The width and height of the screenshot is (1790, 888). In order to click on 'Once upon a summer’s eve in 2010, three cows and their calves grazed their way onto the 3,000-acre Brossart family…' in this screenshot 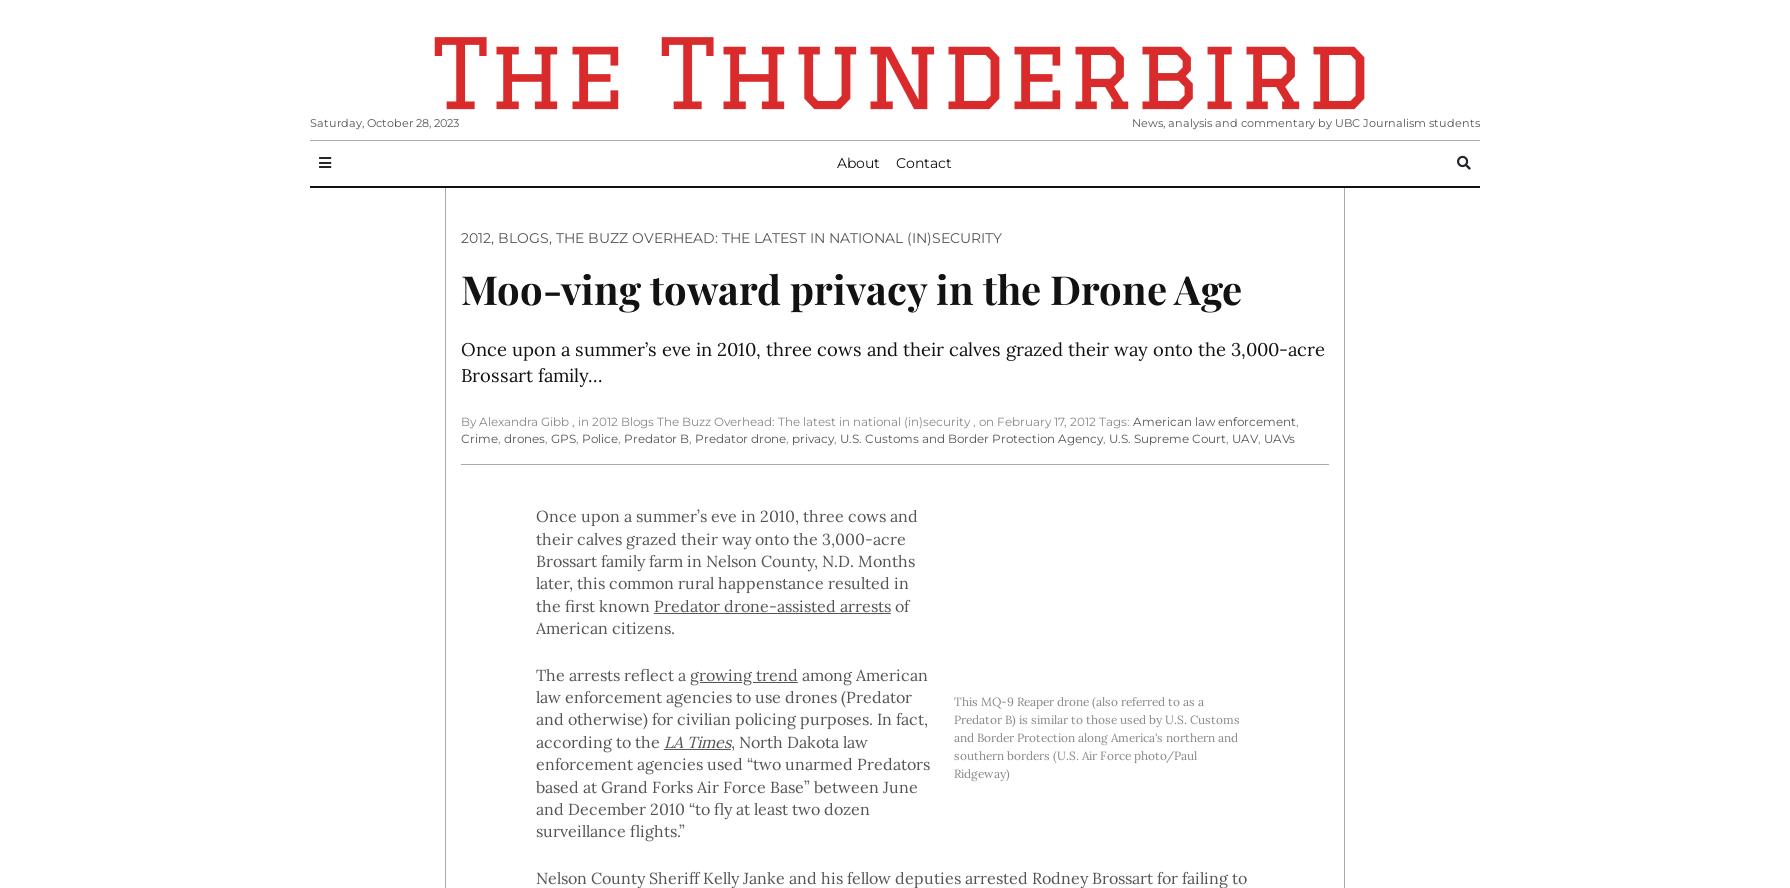, I will do `click(892, 361)`.